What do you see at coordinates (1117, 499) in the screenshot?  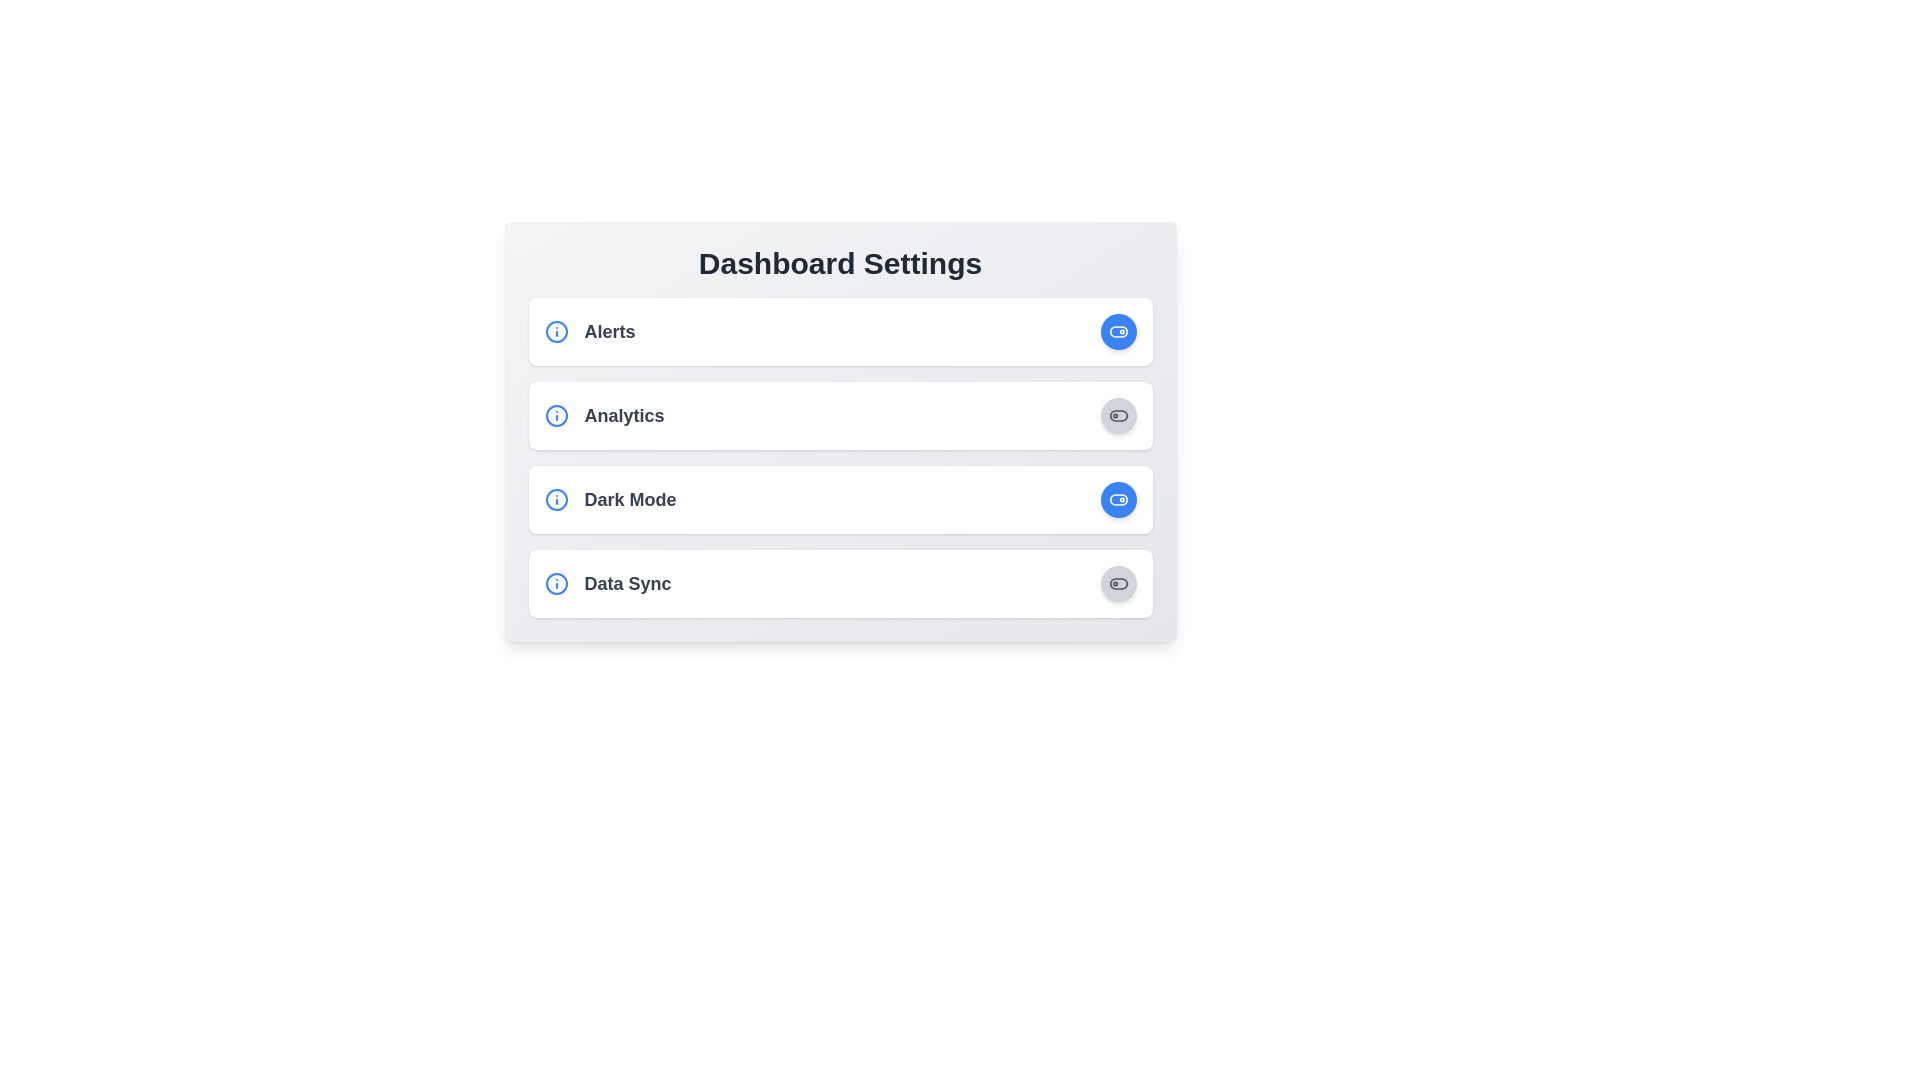 I see `toggle button for Dark Mode to toggle its state` at bounding box center [1117, 499].